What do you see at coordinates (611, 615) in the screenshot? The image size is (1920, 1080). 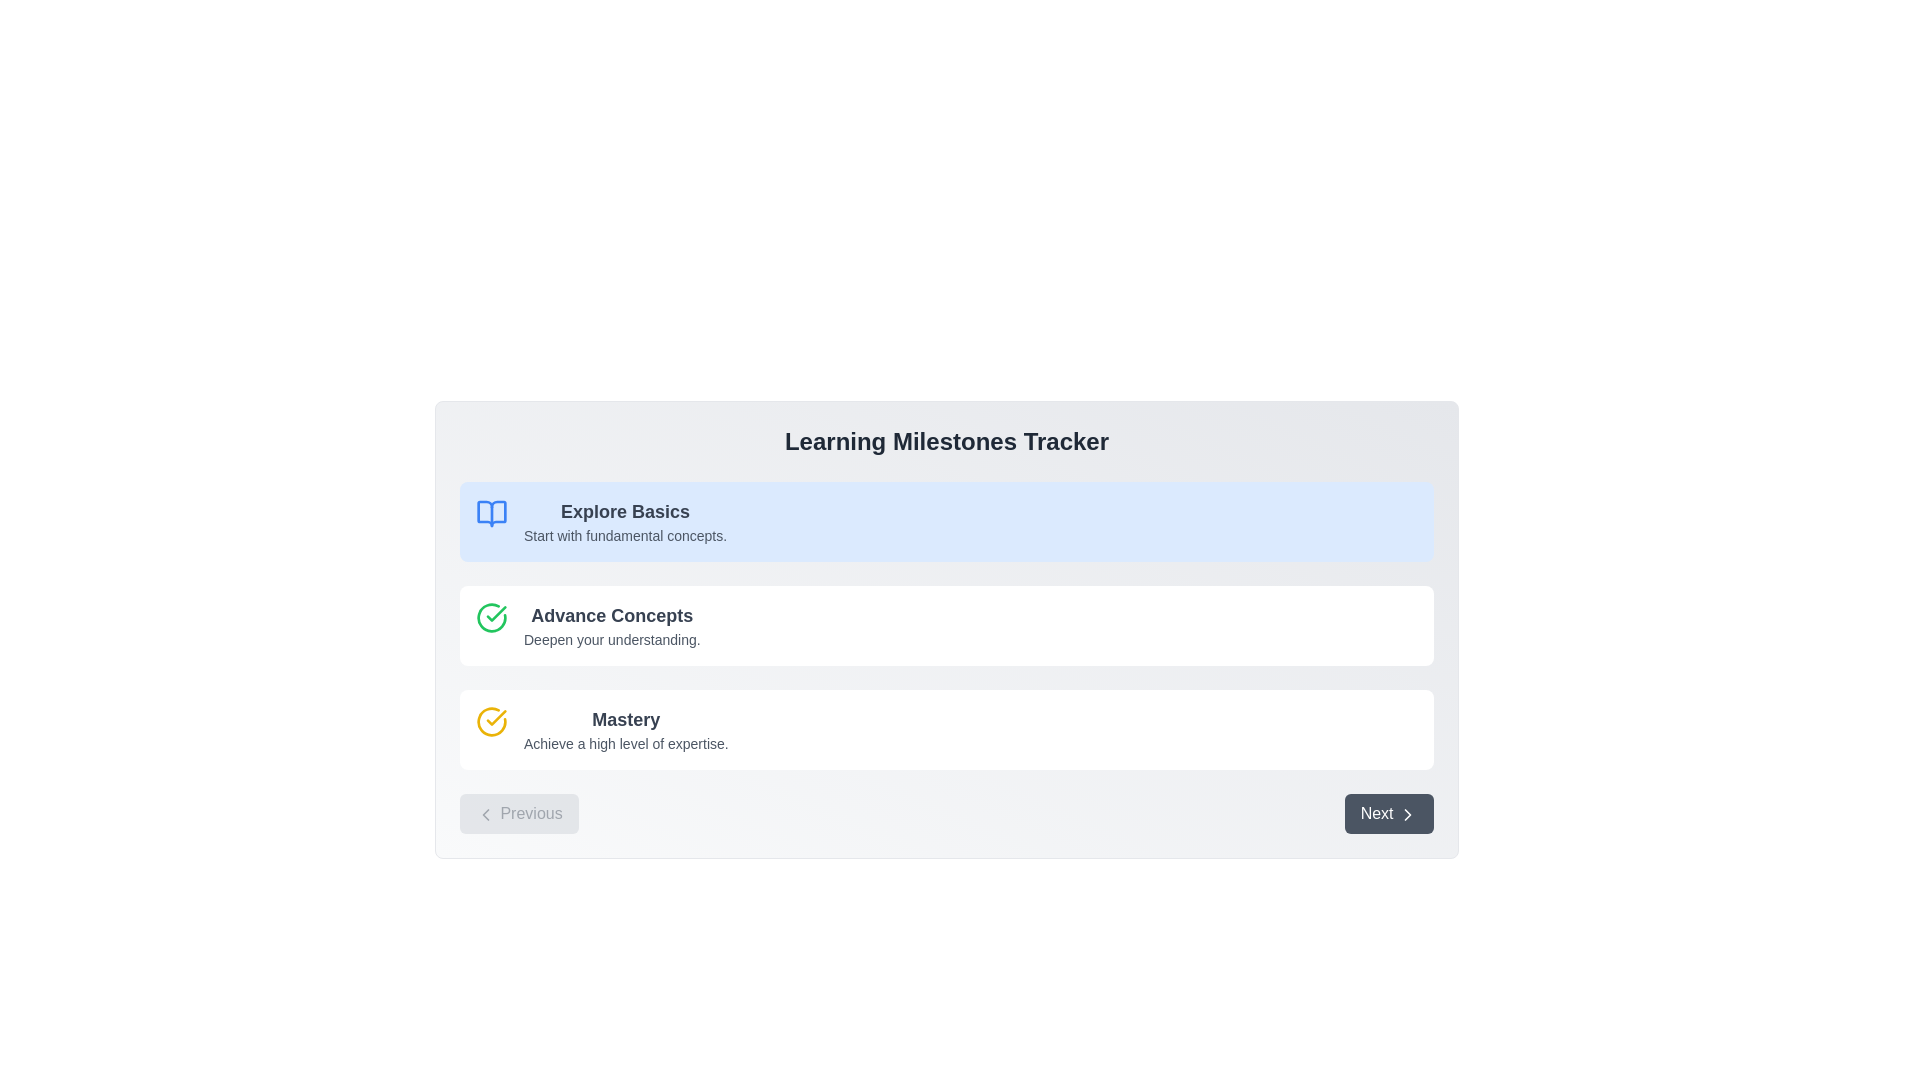 I see `the title text element indicating 'Advance Concepts' in the learning tracker interface` at bounding box center [611, 615].